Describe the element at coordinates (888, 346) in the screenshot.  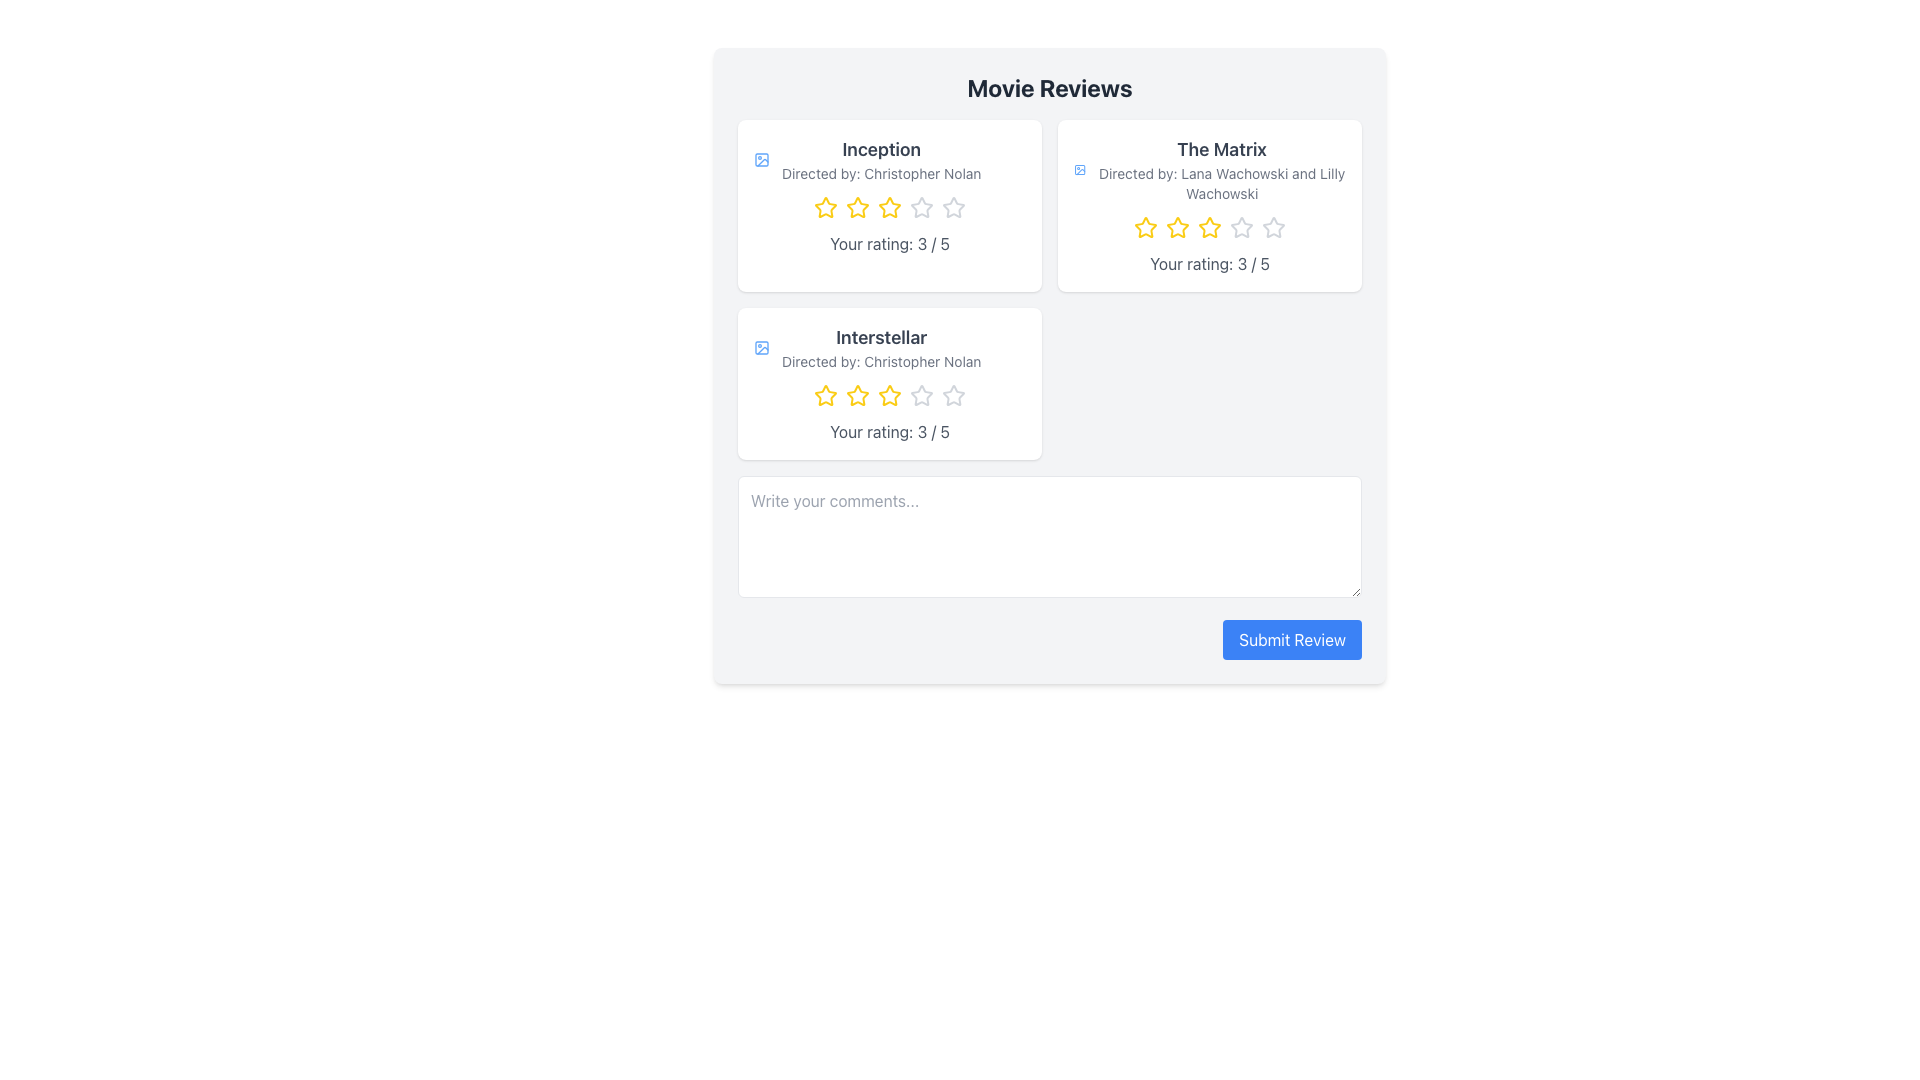
I see `the text block displaying 'Interstellar' and 'Directed by: Christopher Nolan' with an image placeholder icon on the left, located in the middle card of a three-column layout` at that location.